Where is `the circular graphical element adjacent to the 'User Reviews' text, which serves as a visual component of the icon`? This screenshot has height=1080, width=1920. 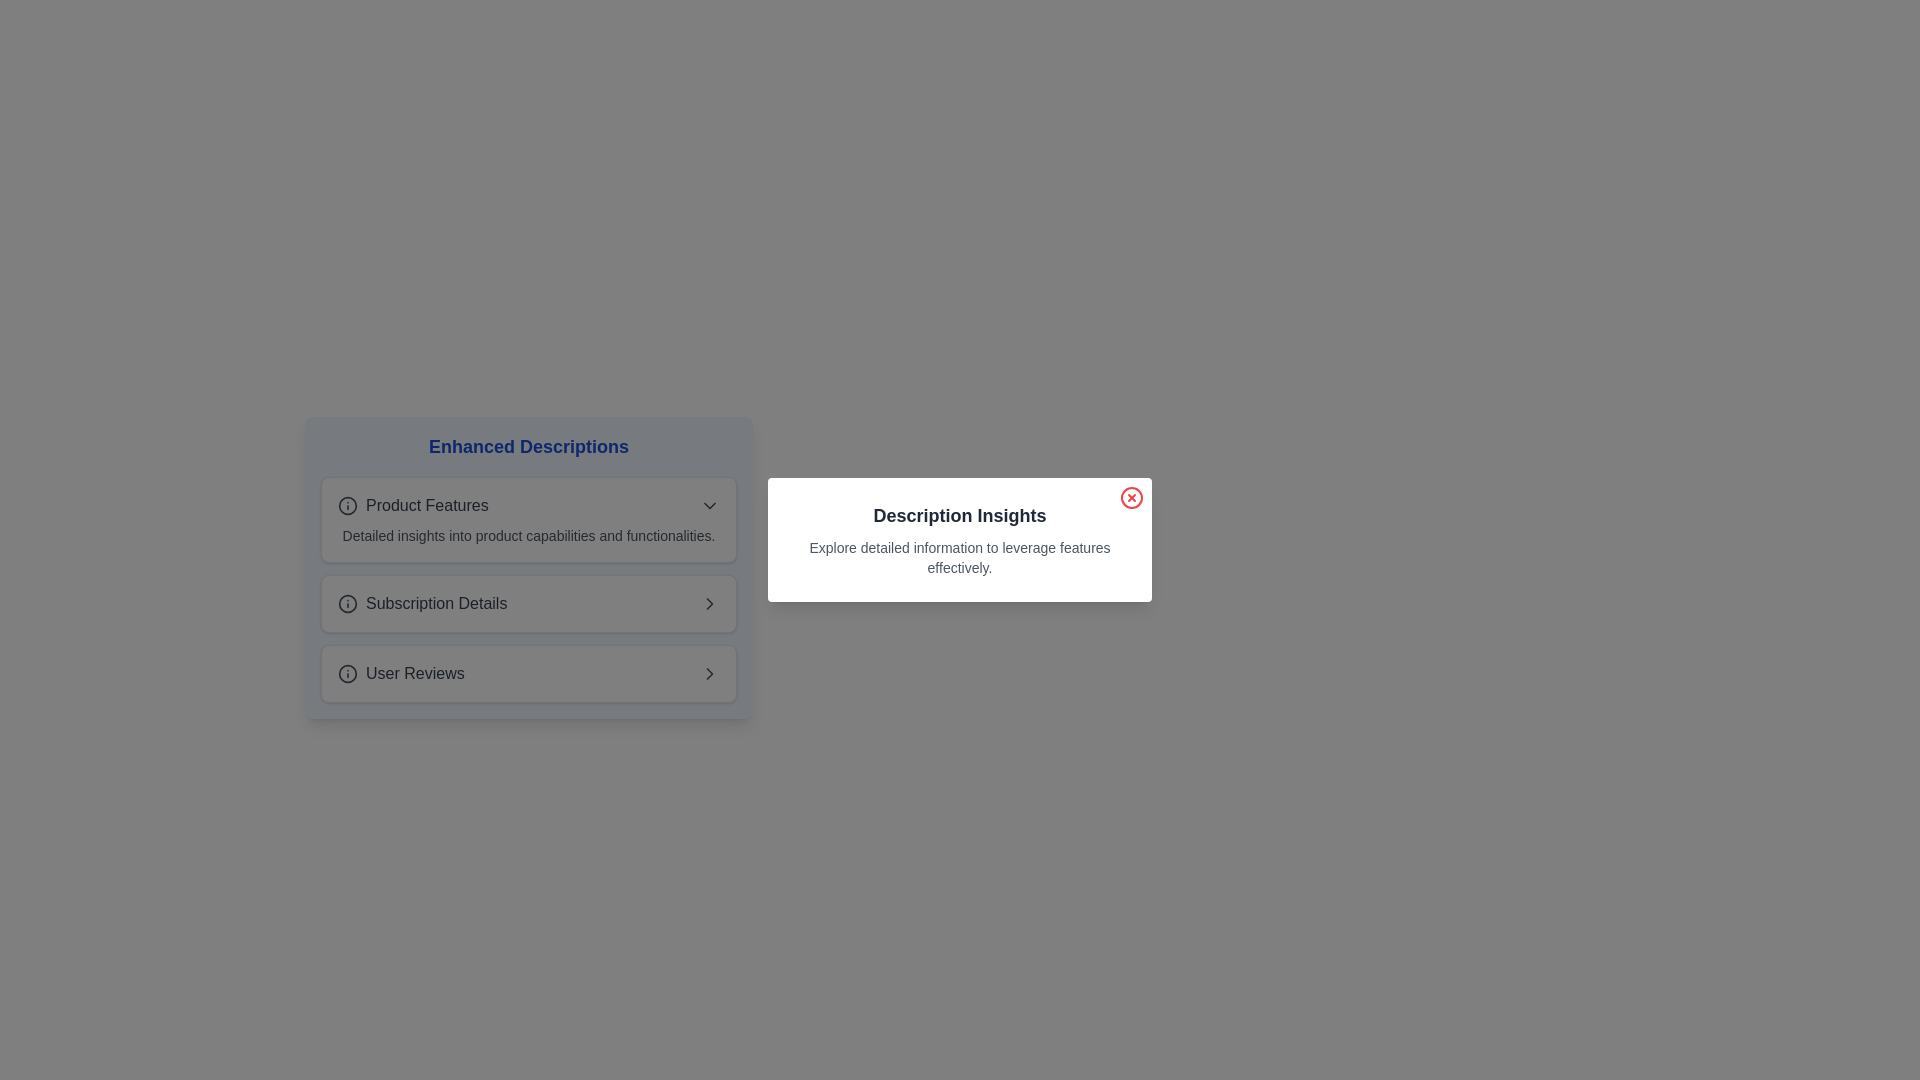
the circular graphical element adjacent to the 'User Reviews' text, which serves as a visual component of the icon is located at coordinates (347, 674).